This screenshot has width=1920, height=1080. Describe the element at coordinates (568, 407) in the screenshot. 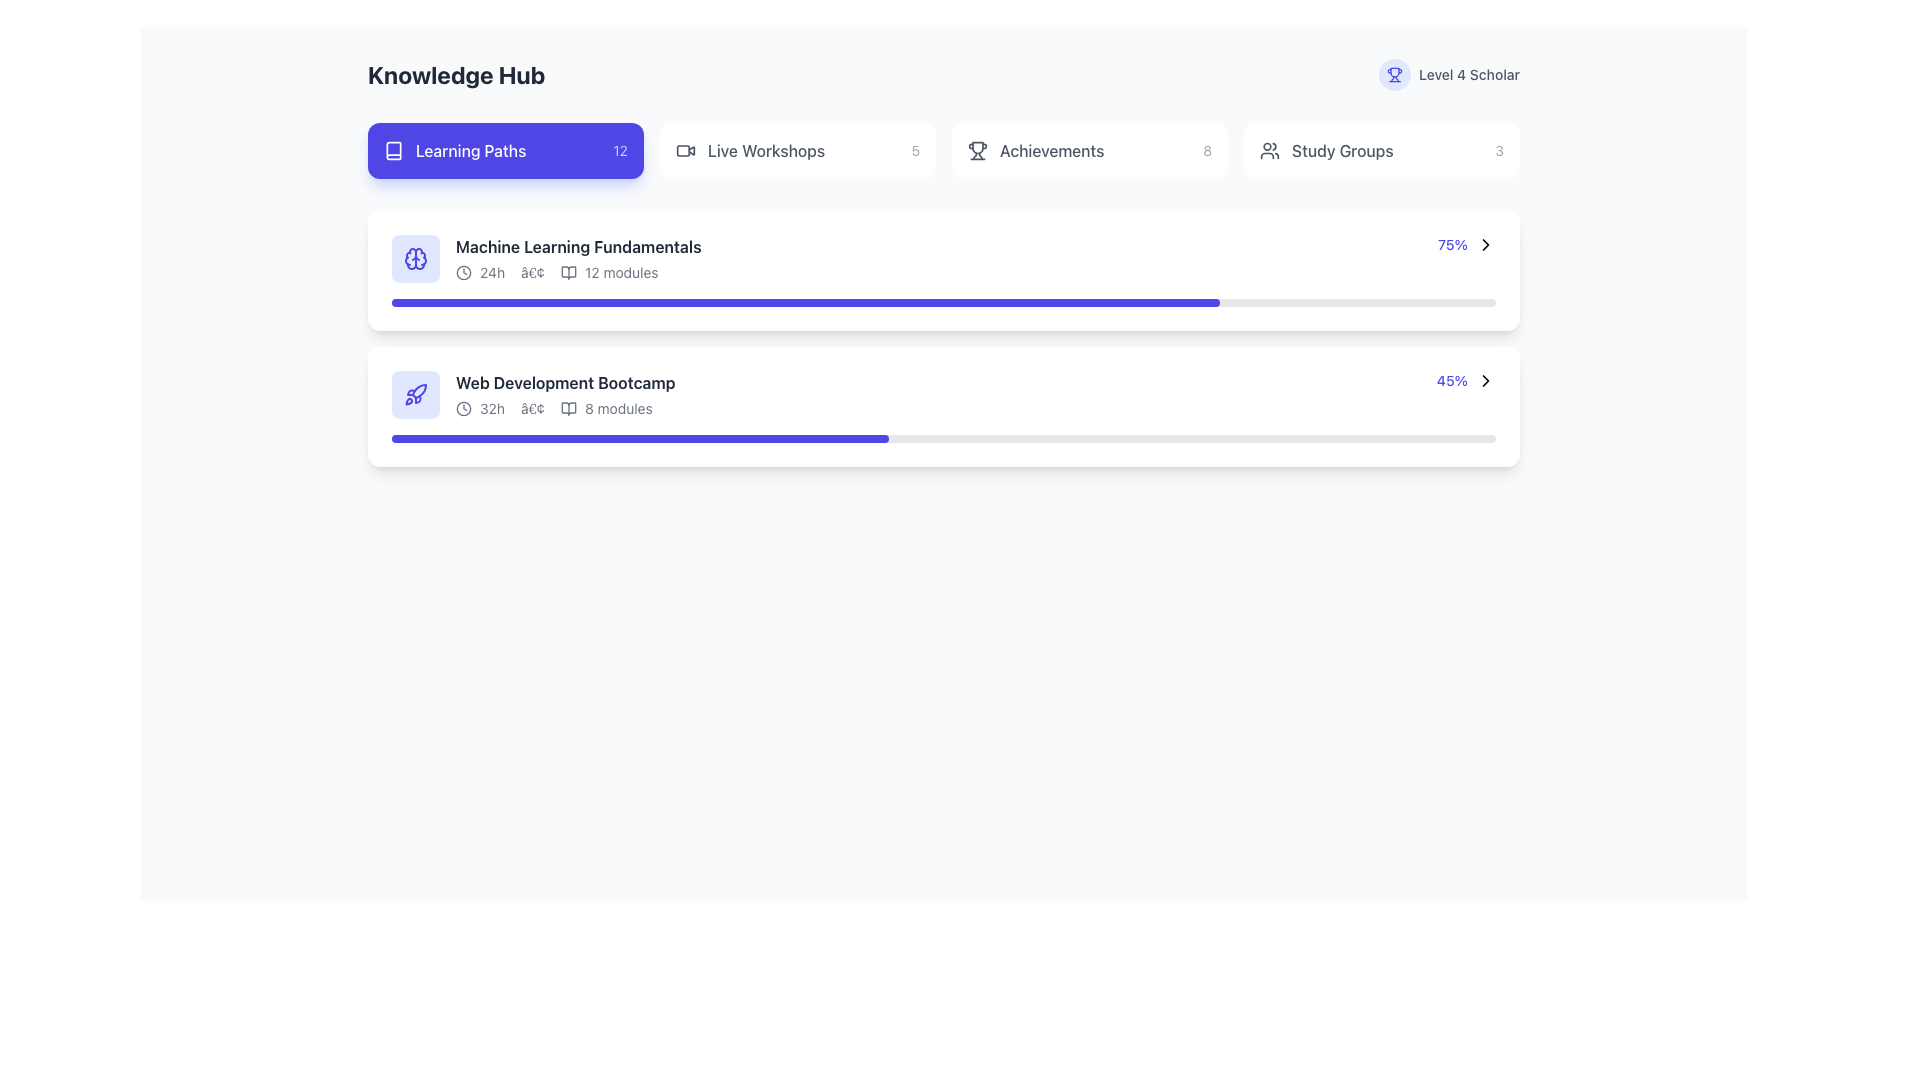

I see `the book icon, which is outlined and filled in the theme's color, located third in the group of learning module icons, positioned between a circular clock icon and the text '8 modules'` at that location.